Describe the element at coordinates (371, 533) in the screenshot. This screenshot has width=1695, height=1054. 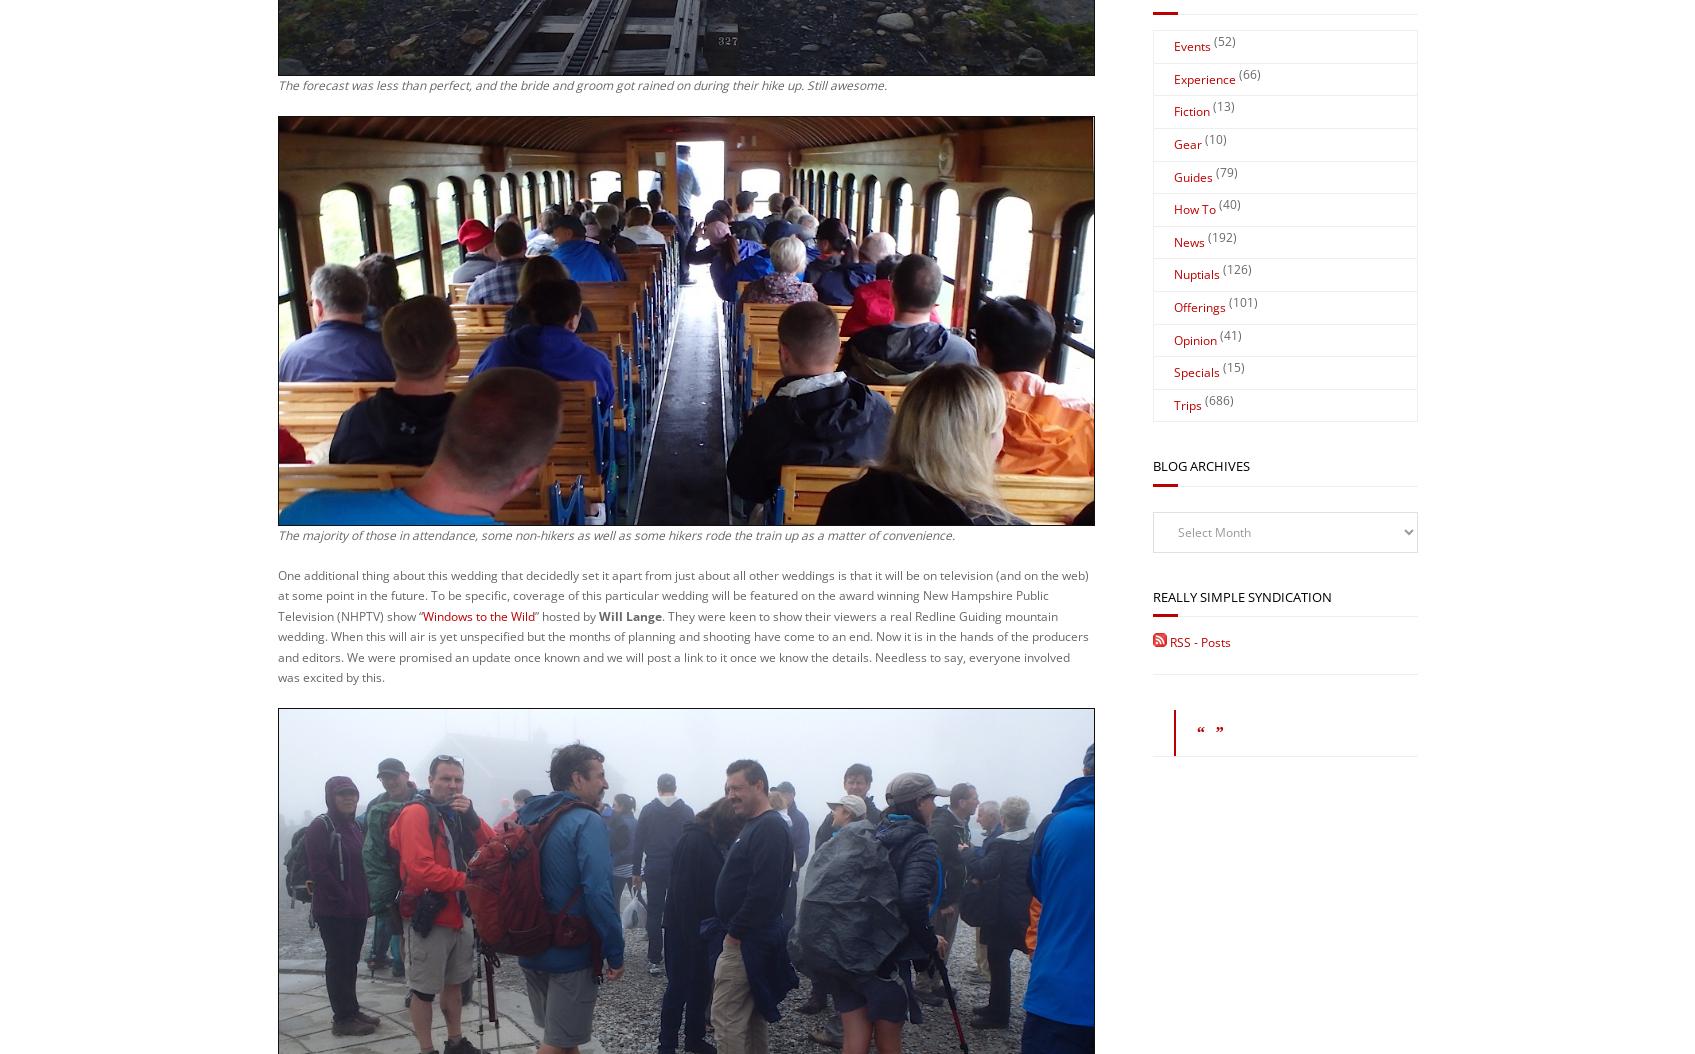
I see `'Update:'` at that location.